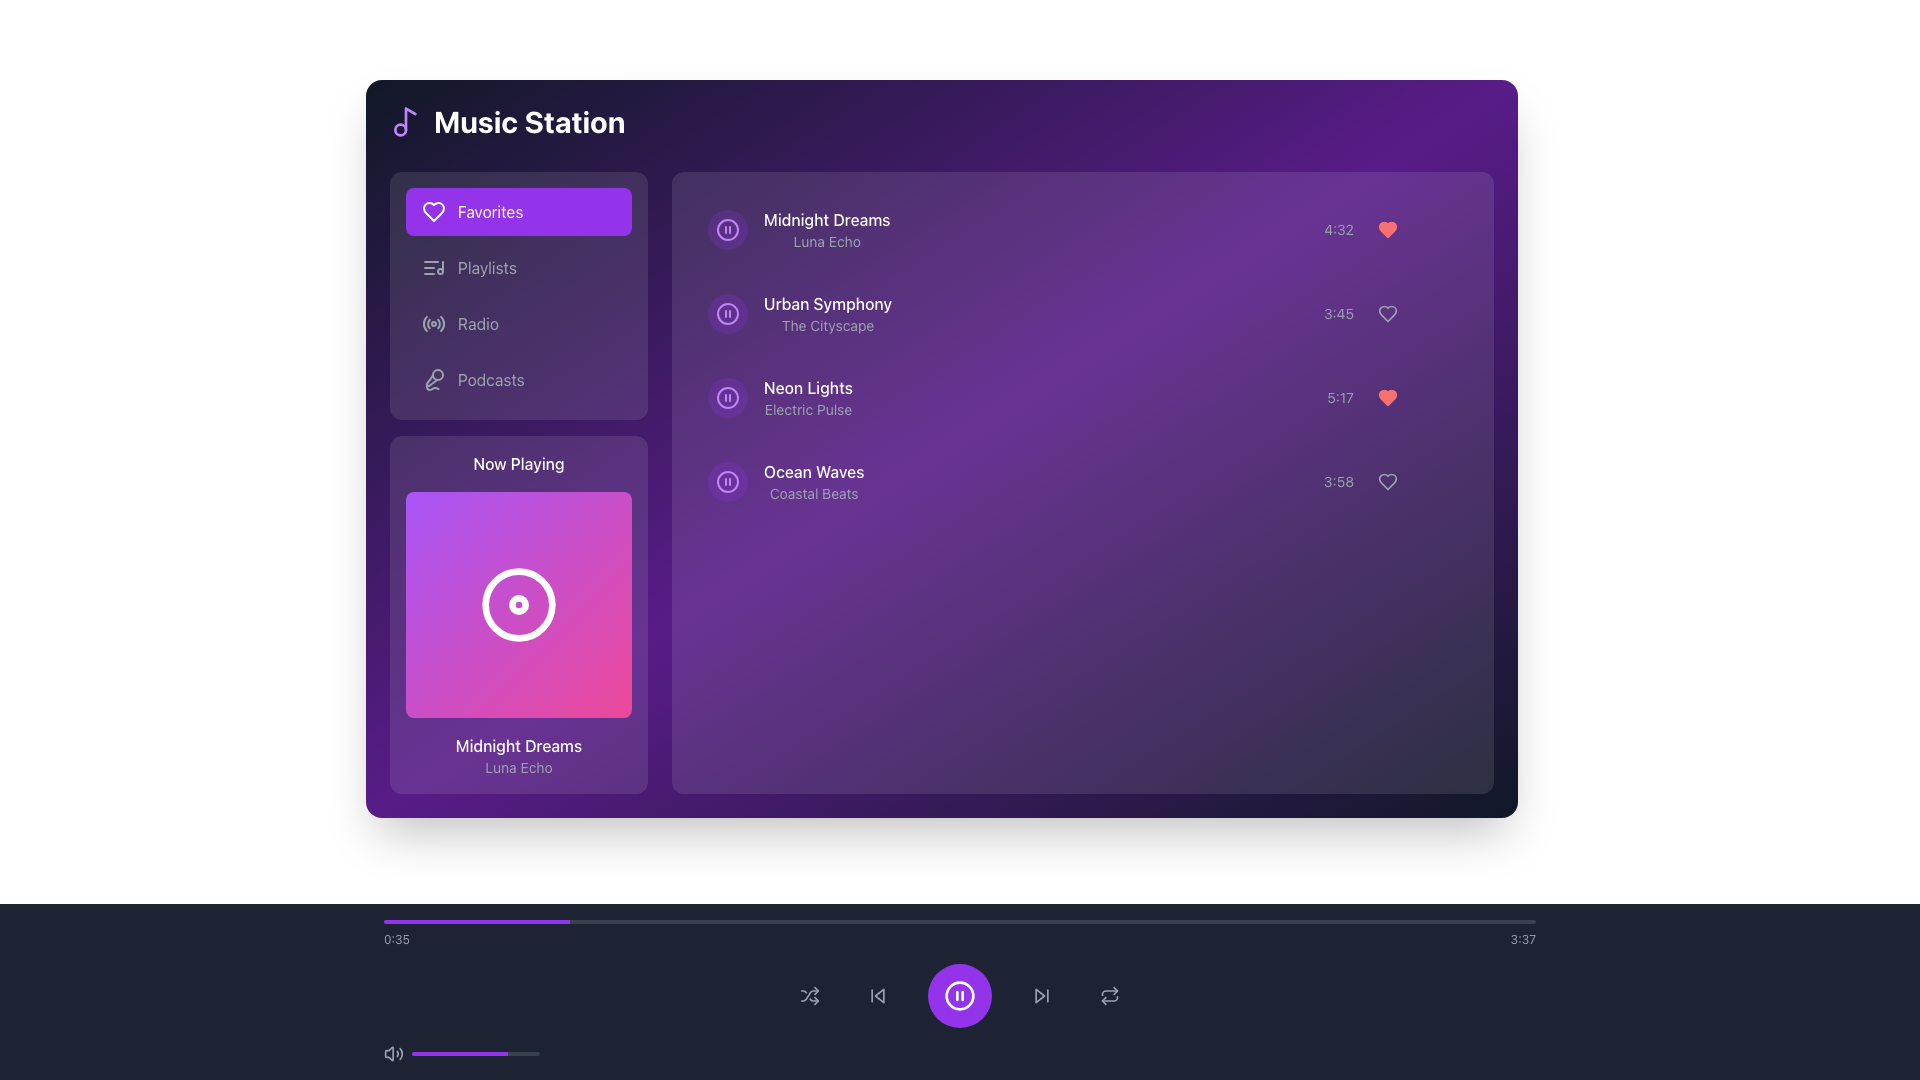 This screenshot has width=1920, height=1080. What do you see at coordinates (814, 471) in the screenshot?
I see `the text label for the music track located on the right side of the interface, which is the fourth item in the vertical list, below 'Neon Lights' and above the footer, to associate it with adjacent elements` at bounding box center [814, 471].